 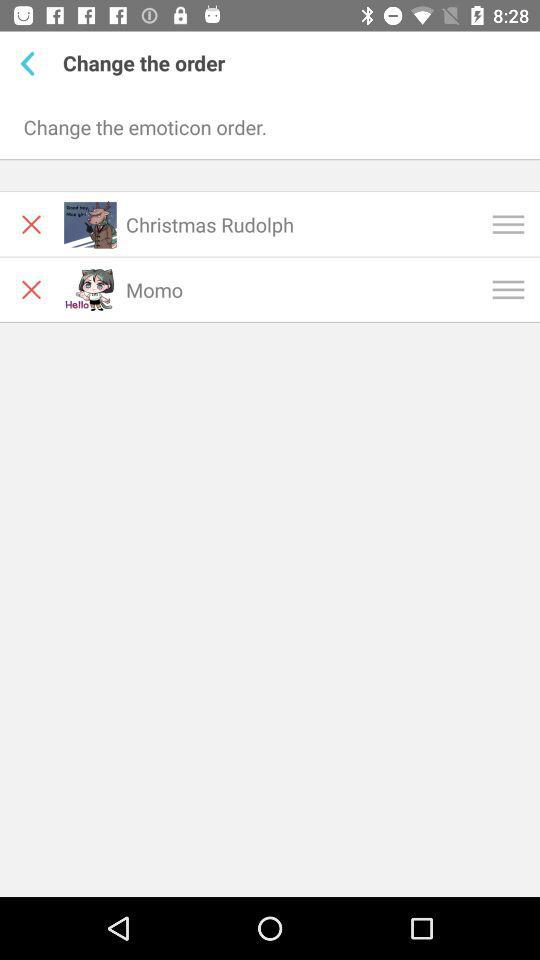 I want to click on back screen, so click(x=30, y=63).